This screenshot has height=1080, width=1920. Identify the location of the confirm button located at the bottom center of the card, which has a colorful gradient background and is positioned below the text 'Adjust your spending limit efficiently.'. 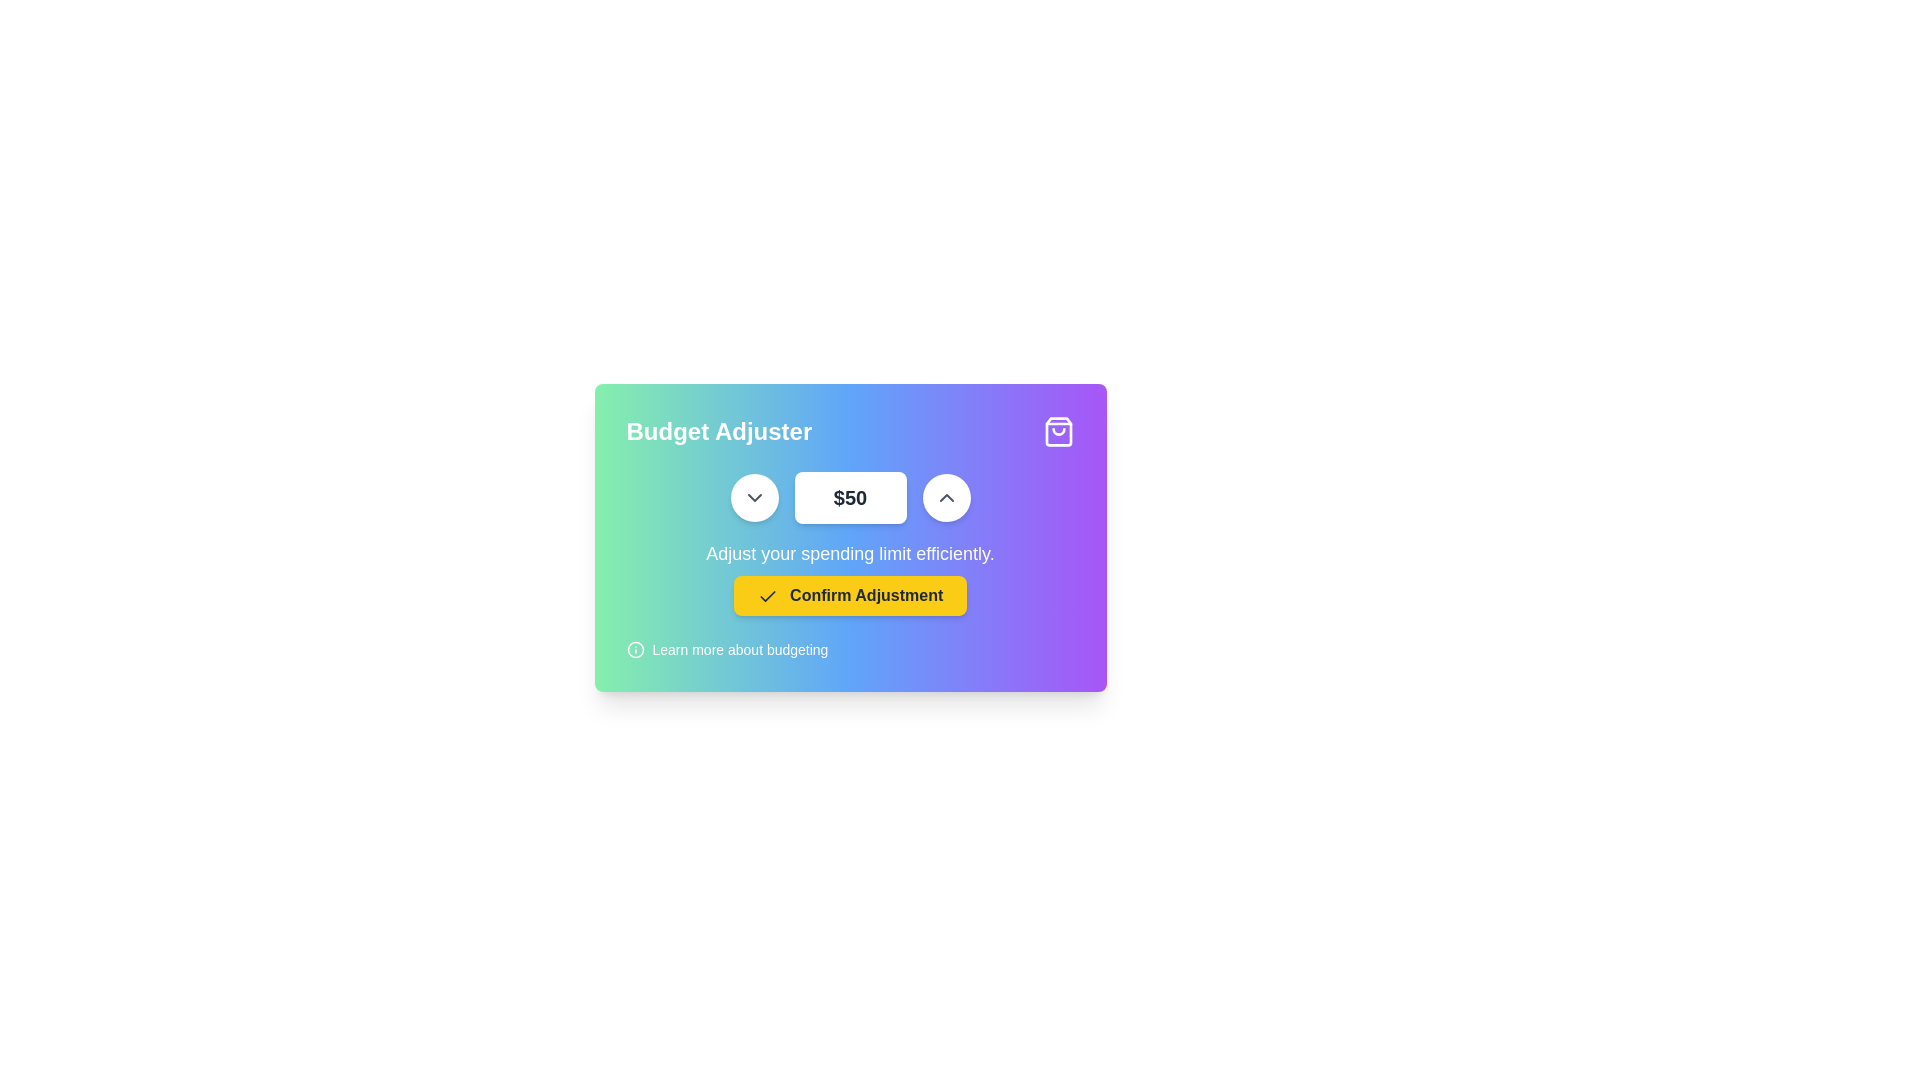
(850, 595).